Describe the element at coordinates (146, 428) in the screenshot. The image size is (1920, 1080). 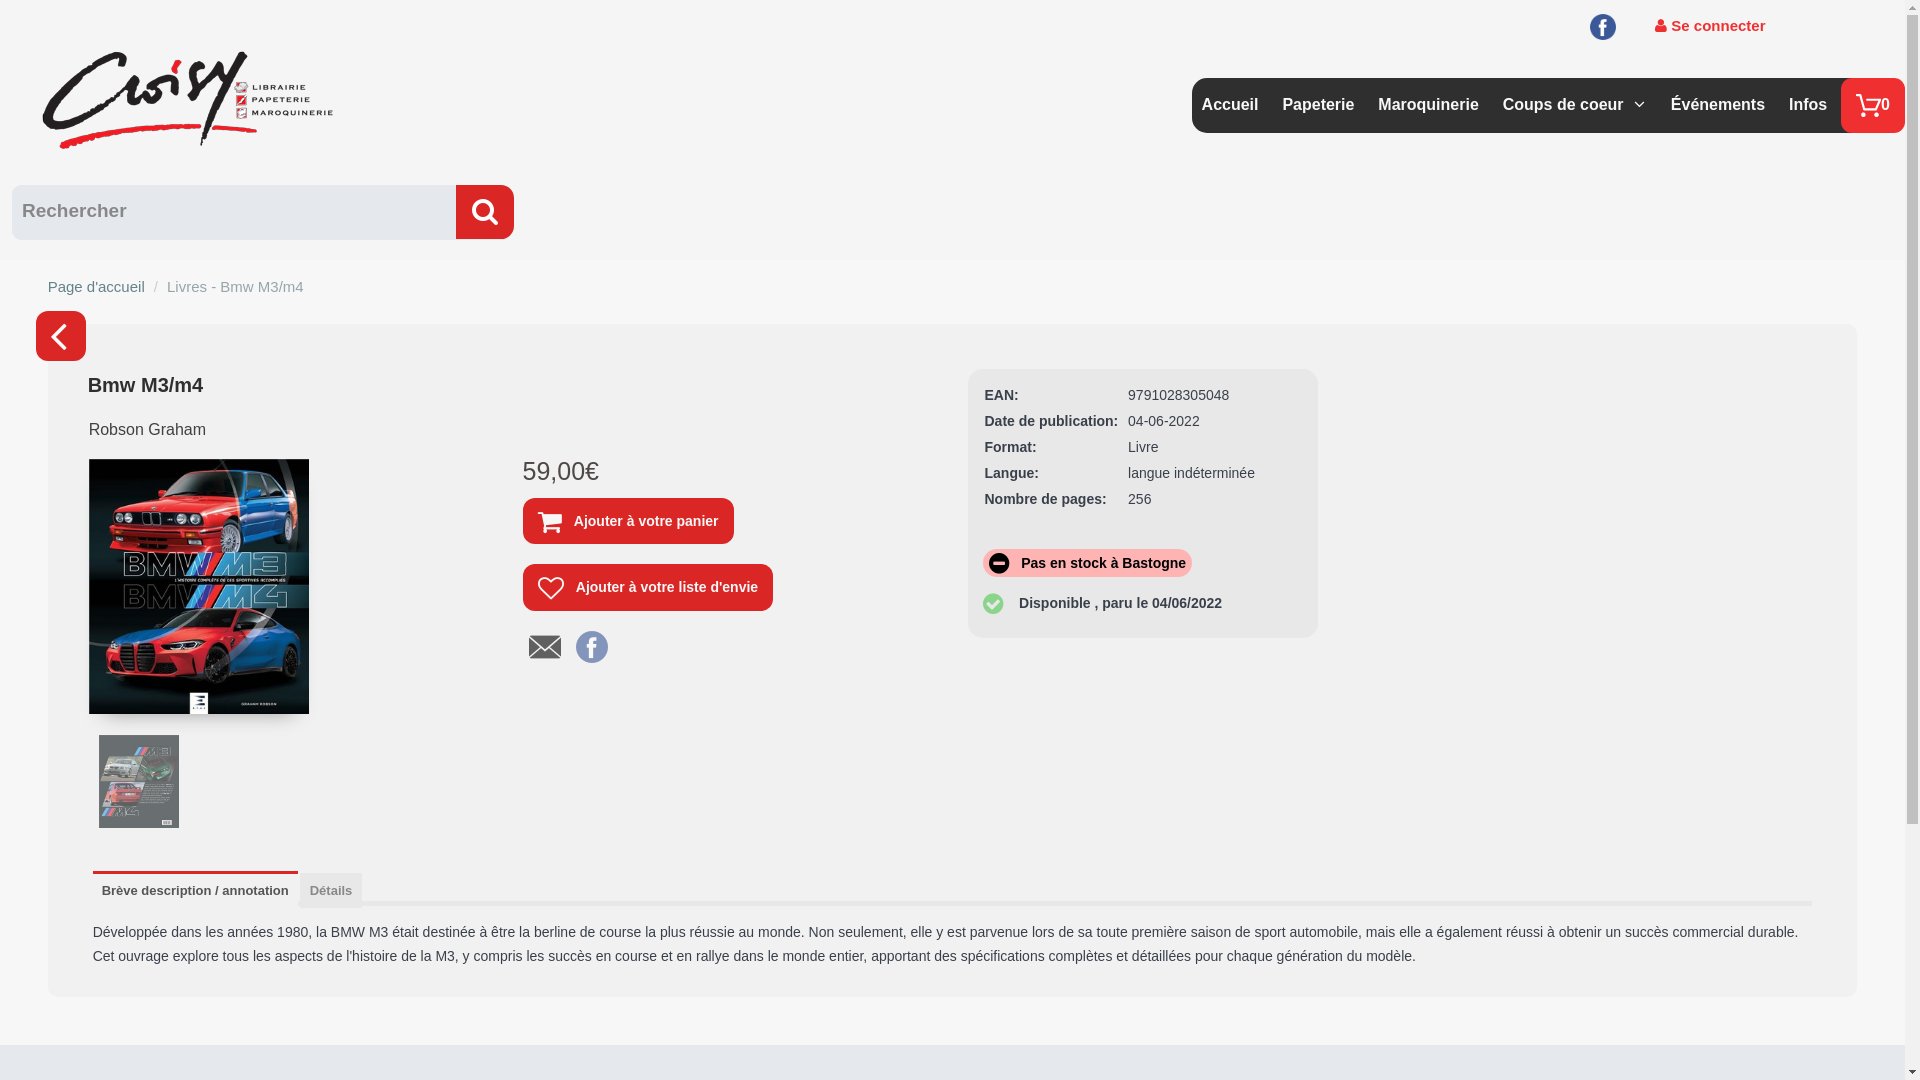
I see `'Robson Graham'` at that location.